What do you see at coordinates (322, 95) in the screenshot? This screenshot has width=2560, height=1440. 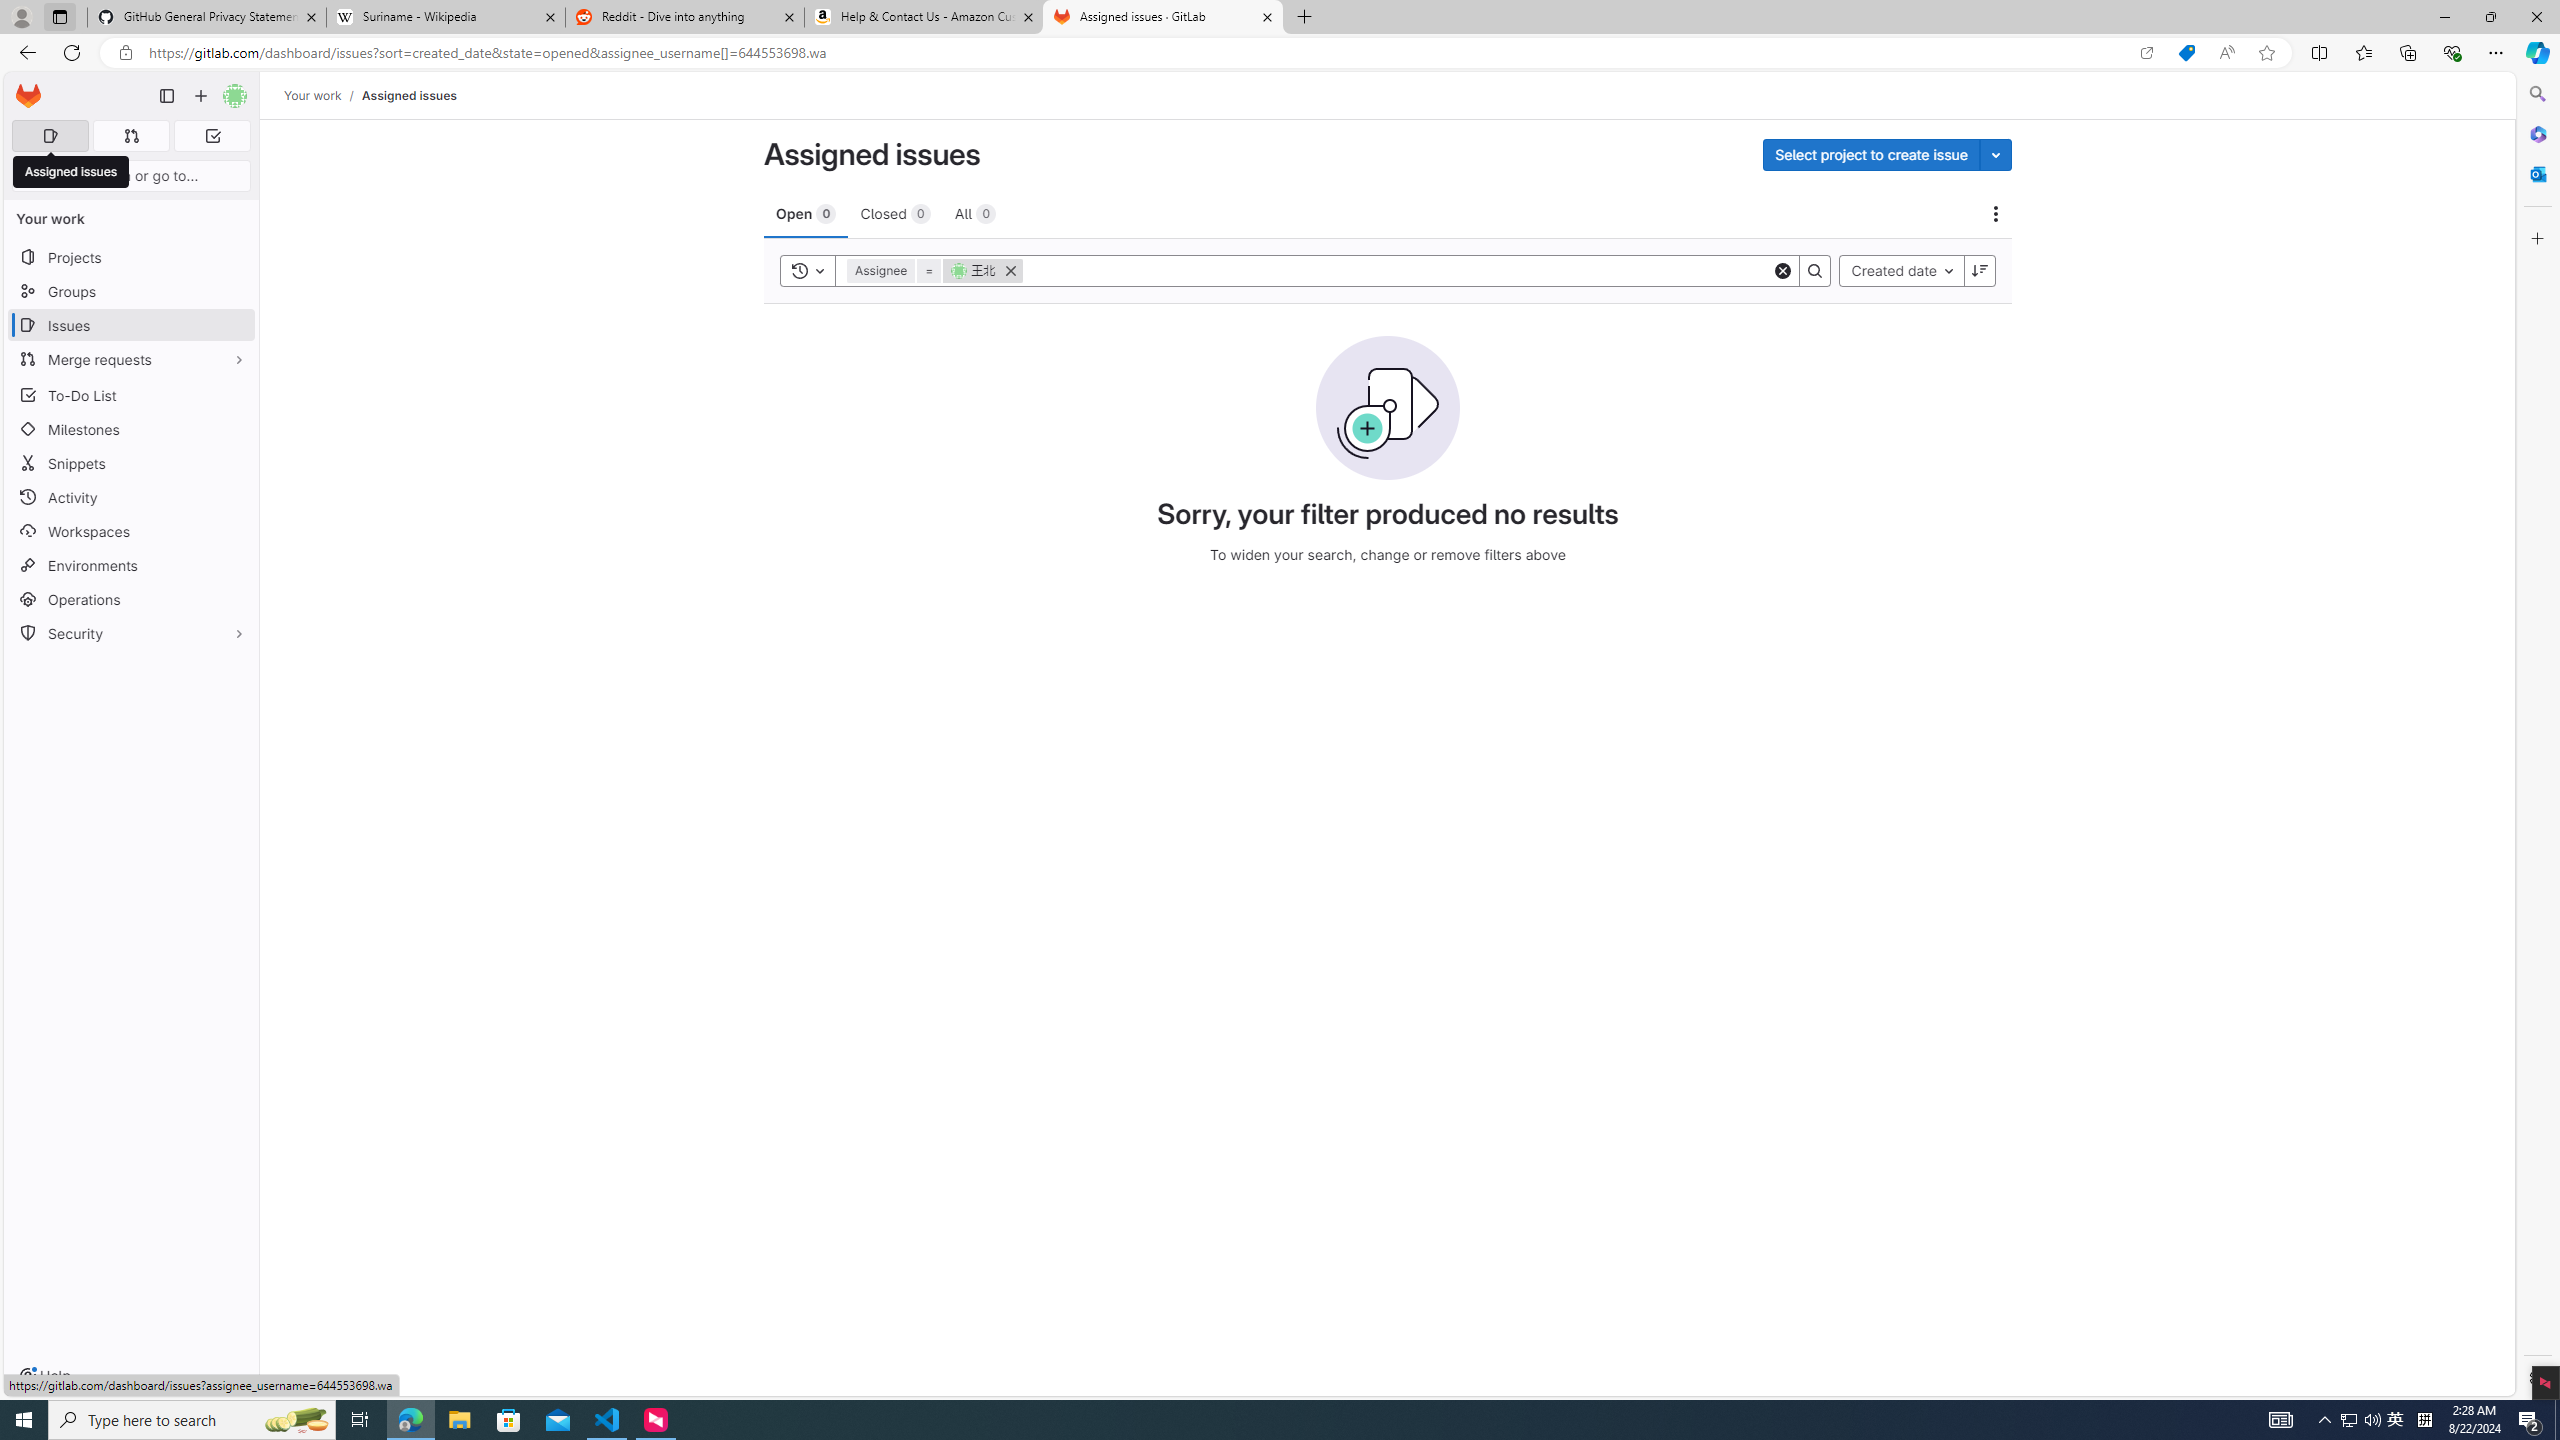 I see `'Your work/'` at bounding box center [322, 95].